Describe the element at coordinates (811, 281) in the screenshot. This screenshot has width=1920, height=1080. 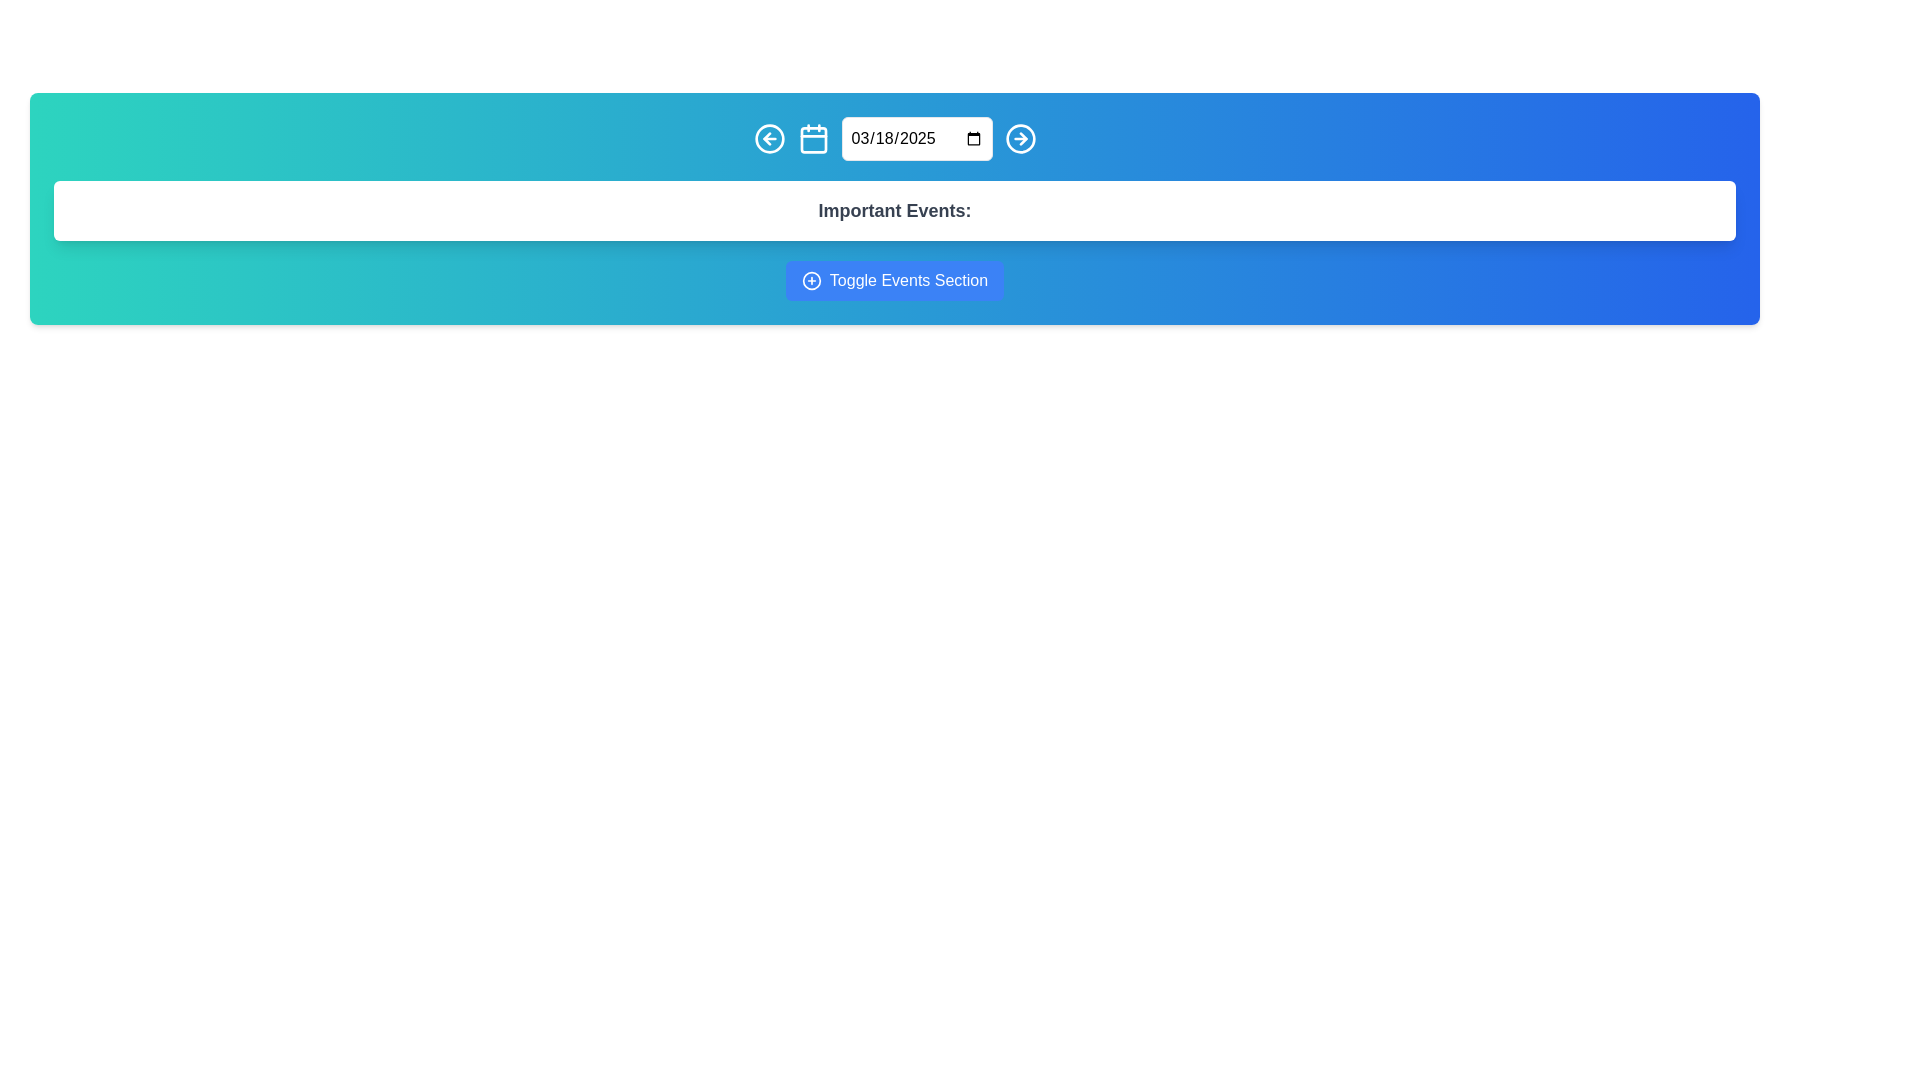
I see `the button labeled 'Toggle Events Section' that contains the blue circular SVG element` at that location.